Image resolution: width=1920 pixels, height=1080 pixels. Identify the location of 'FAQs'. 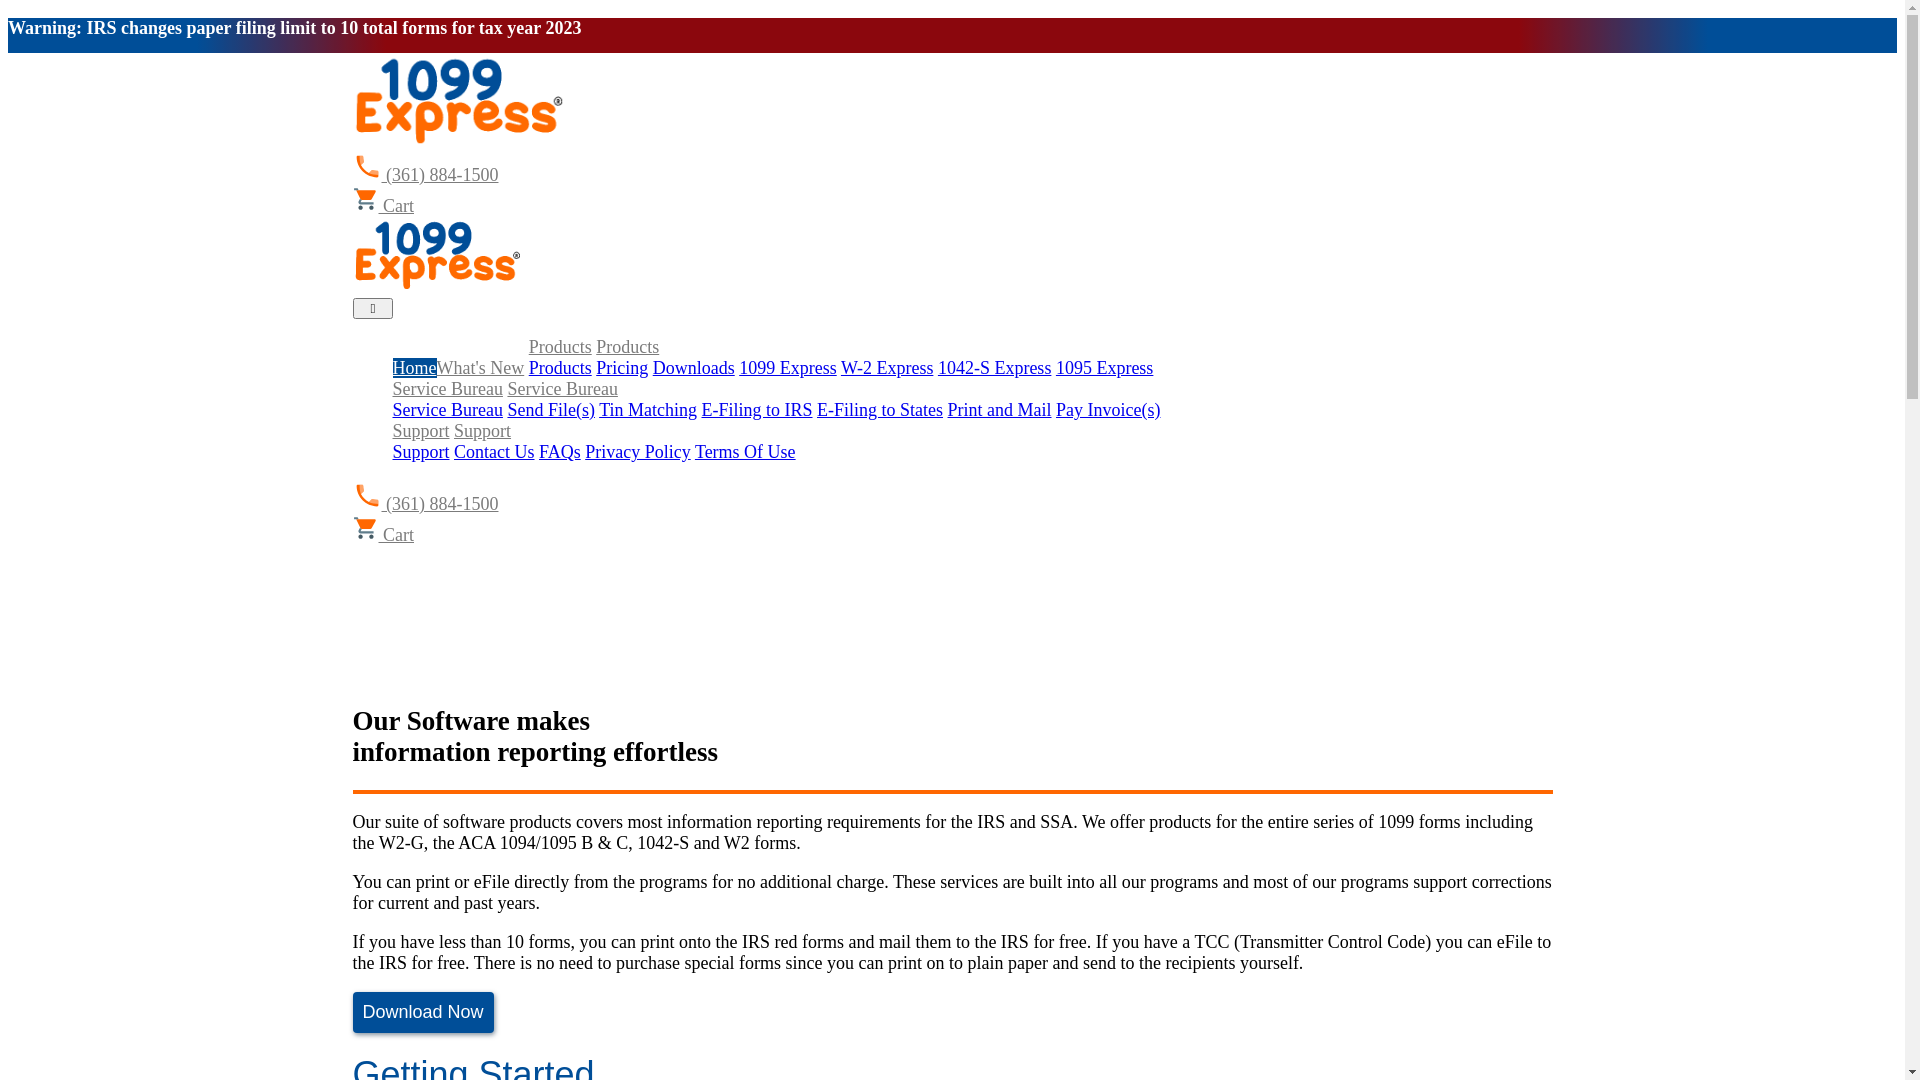
(560, 451).